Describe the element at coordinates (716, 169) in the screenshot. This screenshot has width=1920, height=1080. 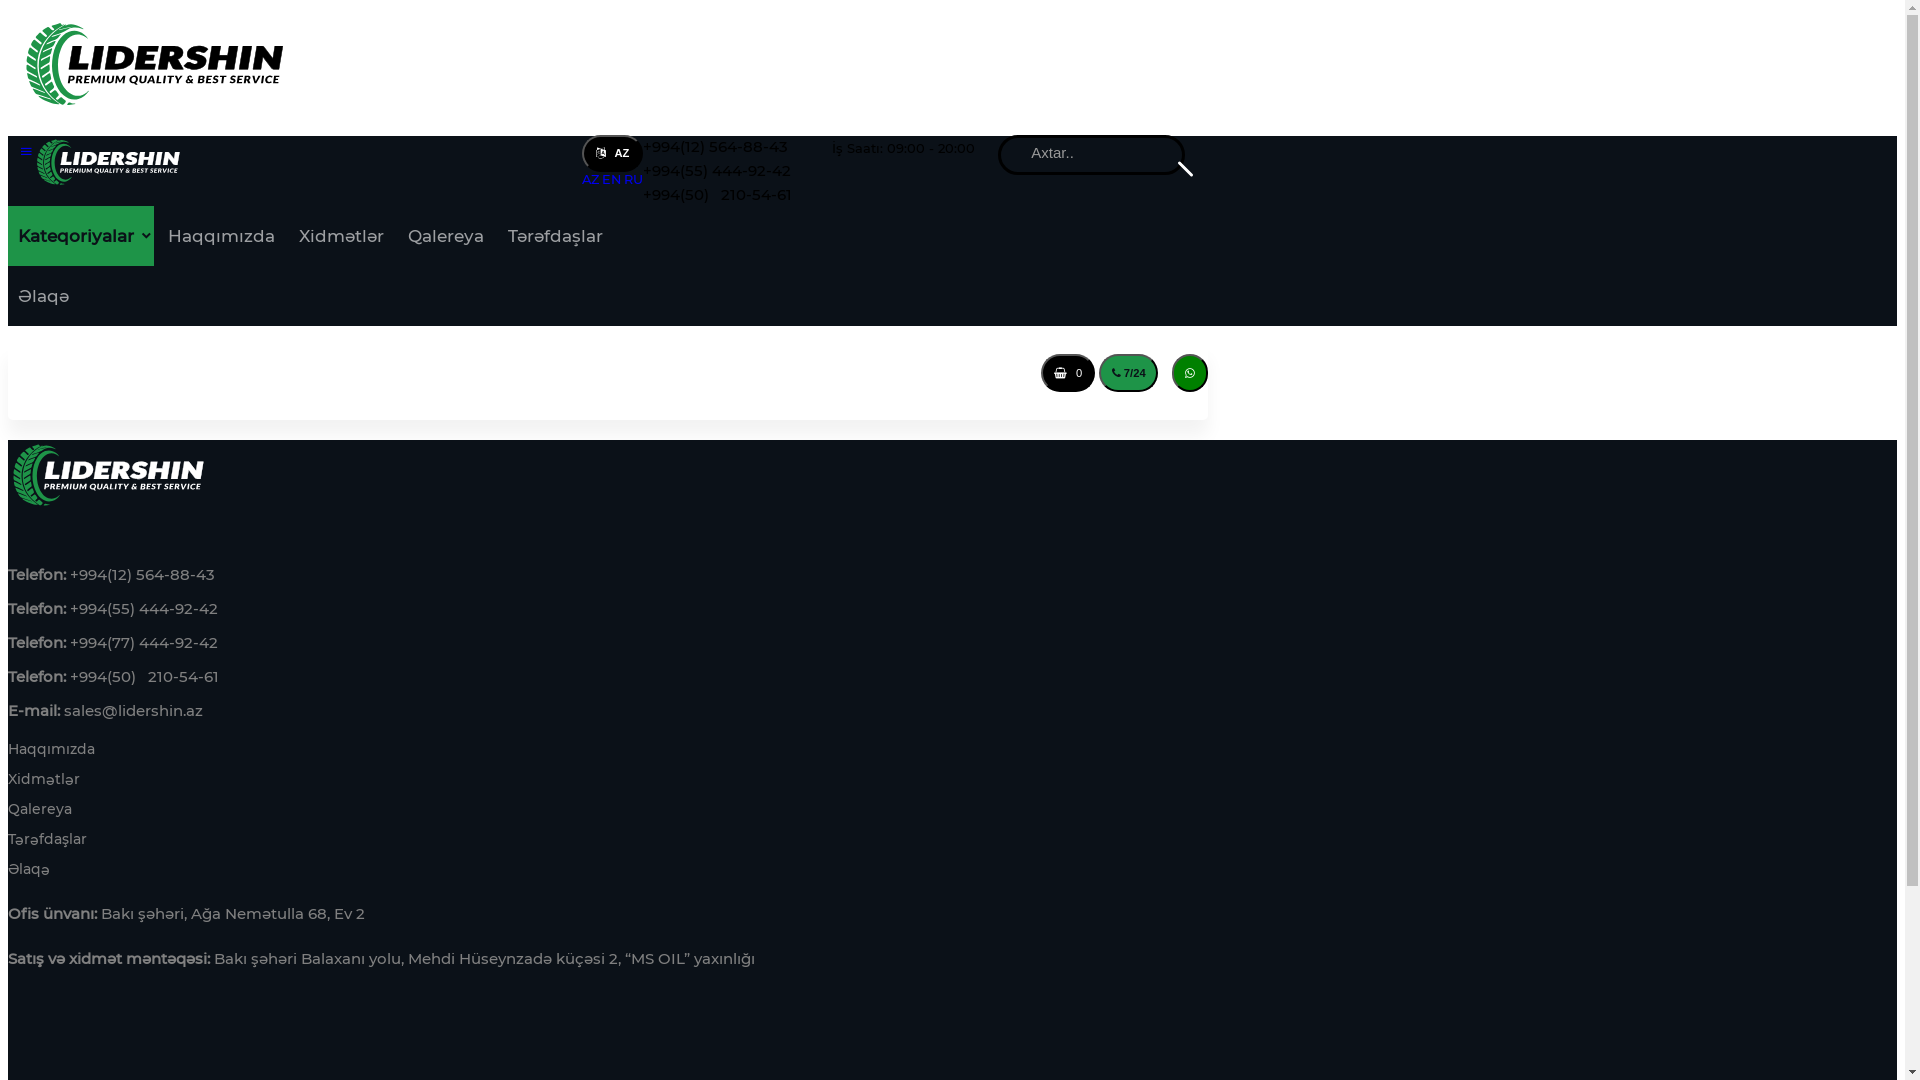
I see `'+994(55) 444-92-42'` at that location.